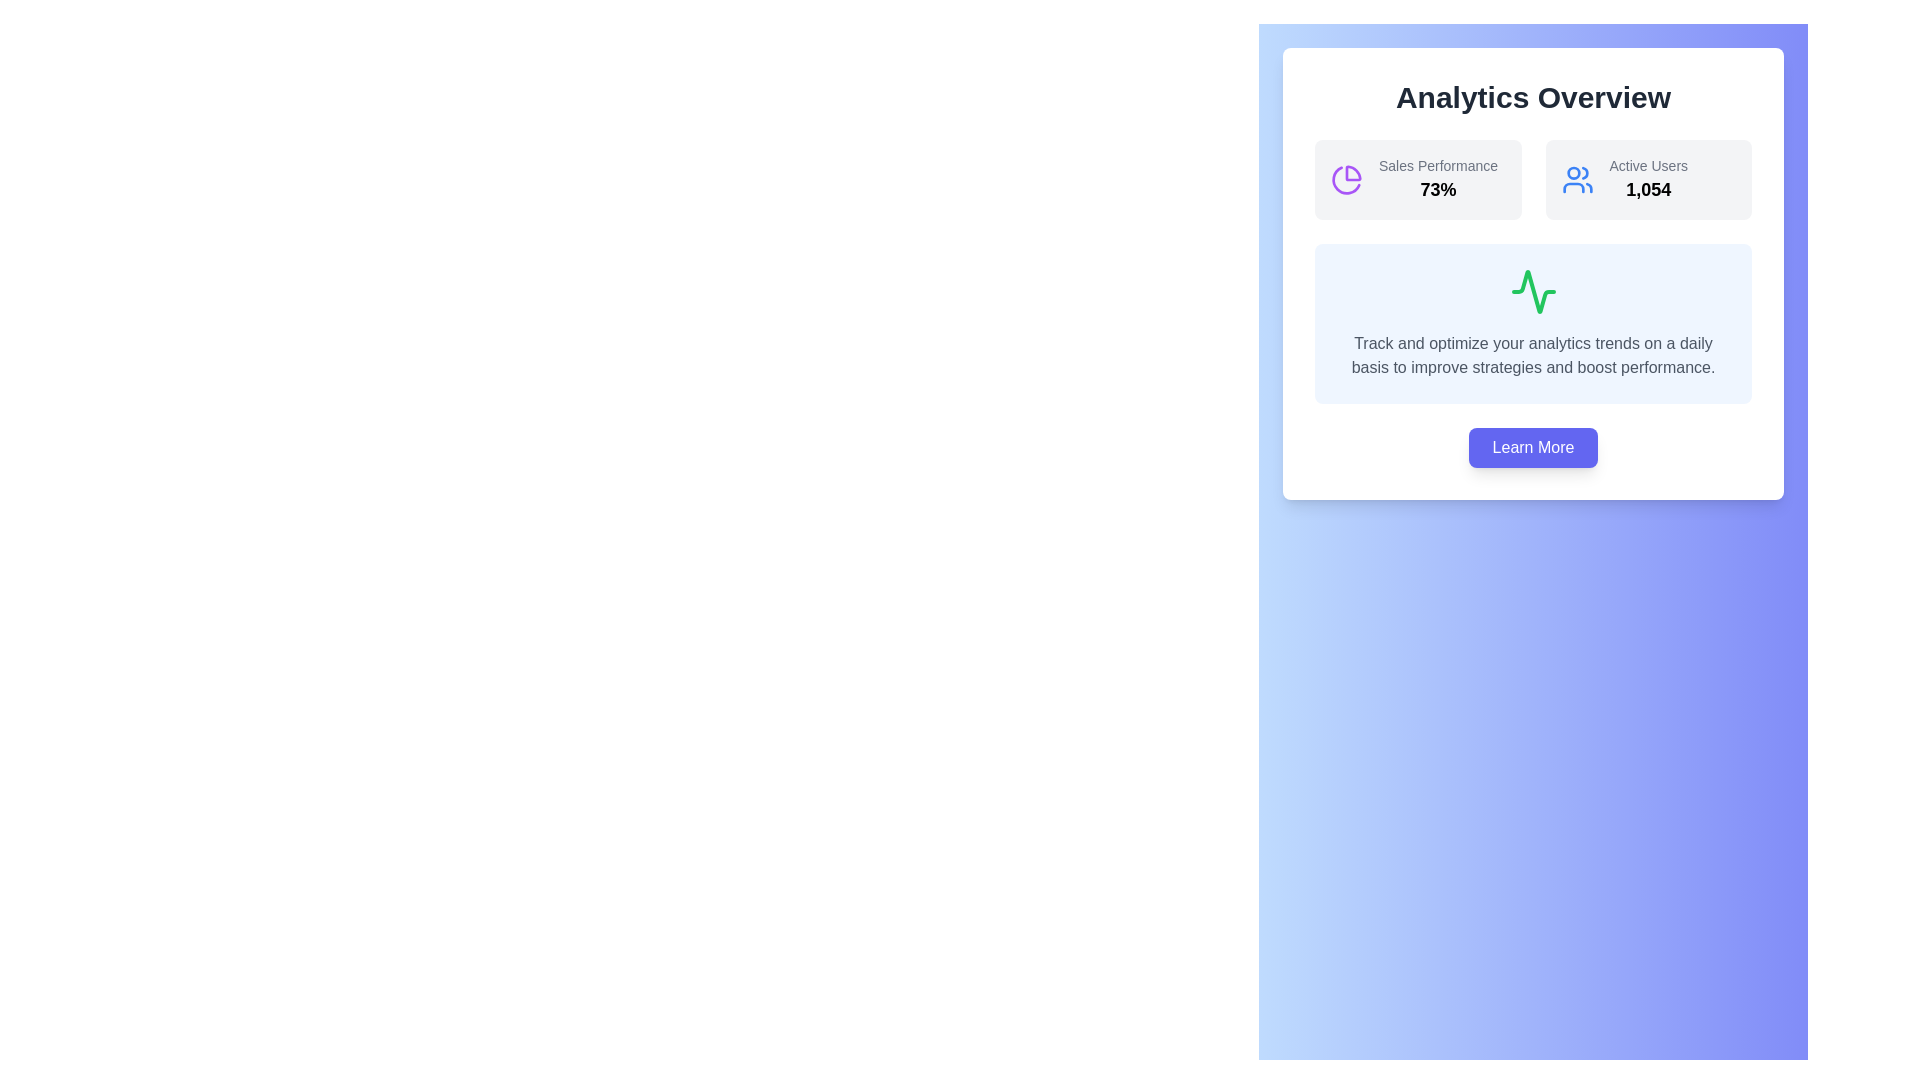  Describe the element at coordinates (1437, 164) in the screenshot. I see `the text label reading 'Sales Performance' styled in gray, located in the top-left section of the dashboard interface, above the percentage value '73%'` at that location.